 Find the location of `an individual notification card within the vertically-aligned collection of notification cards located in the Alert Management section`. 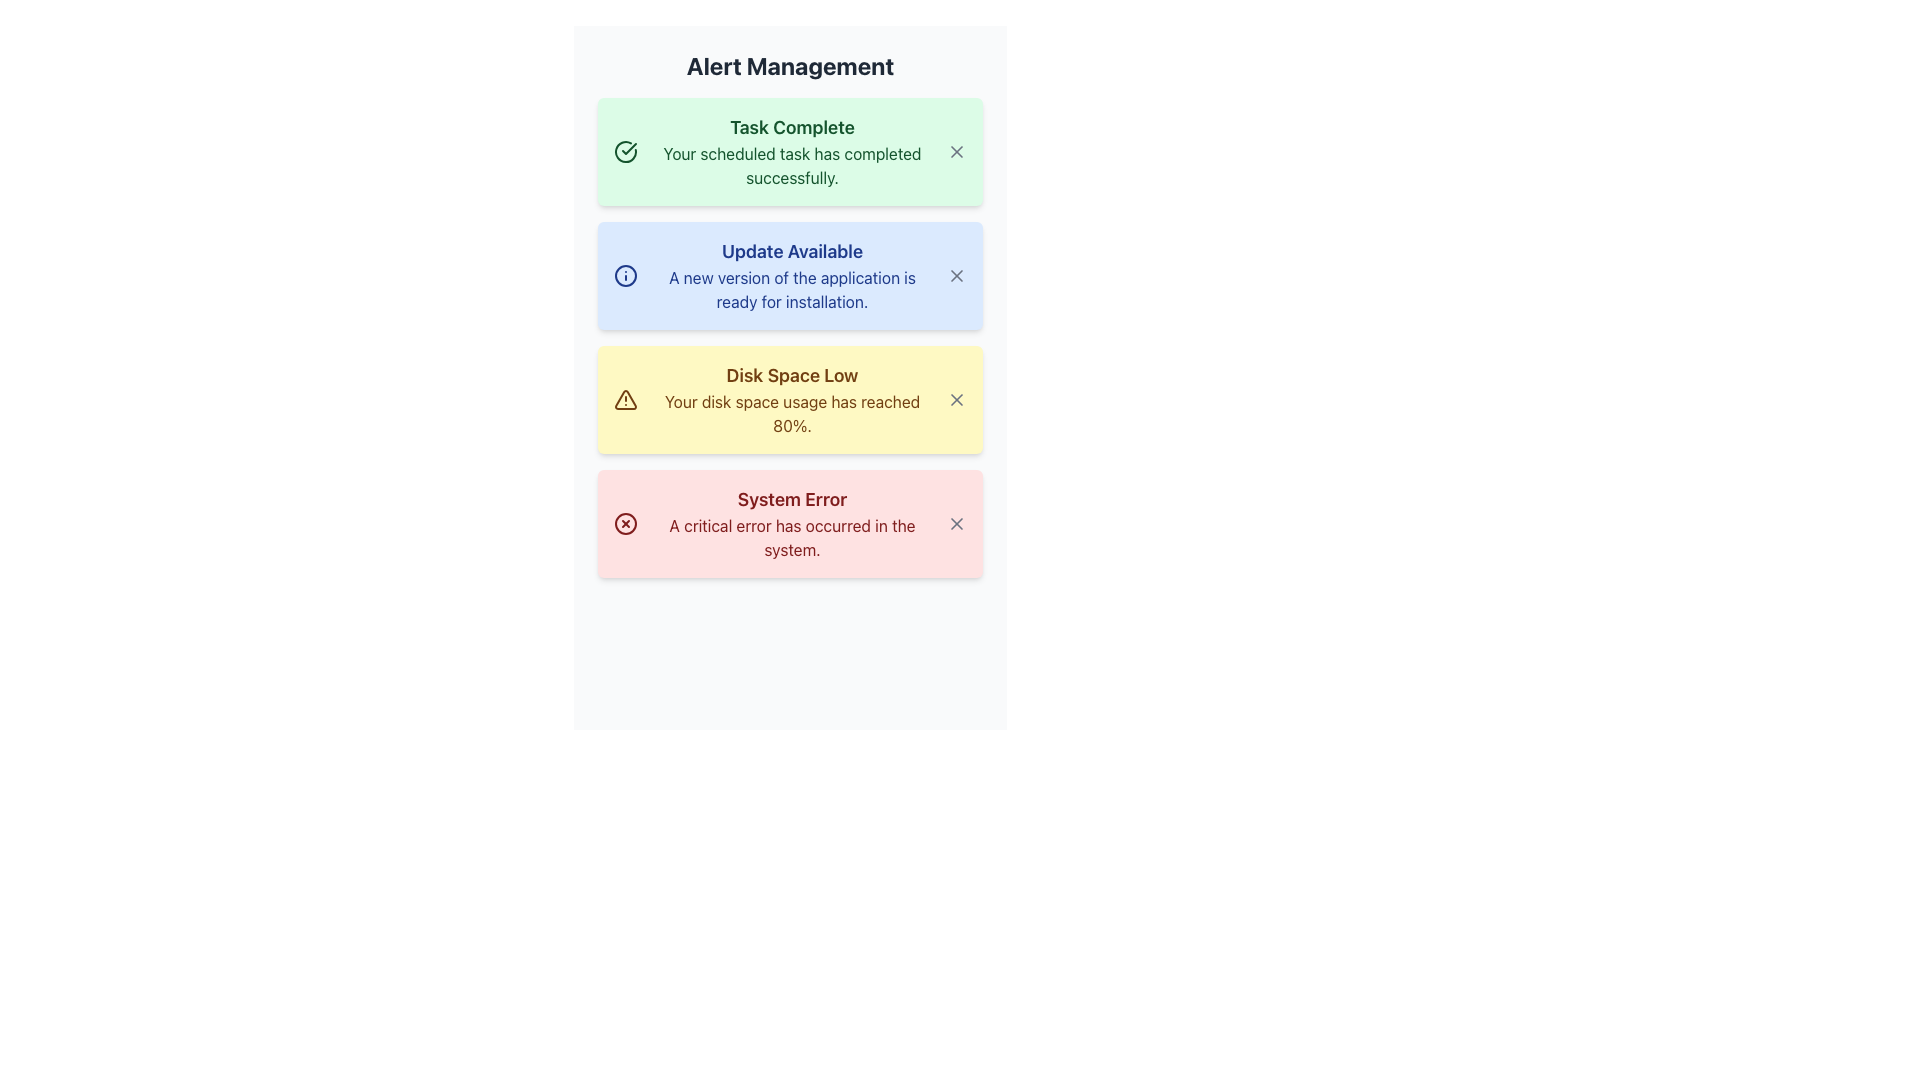

an individual notification card within the vertically-aligned collection of notification cards located in the Alert Management section is located at coordinates (789, 337).